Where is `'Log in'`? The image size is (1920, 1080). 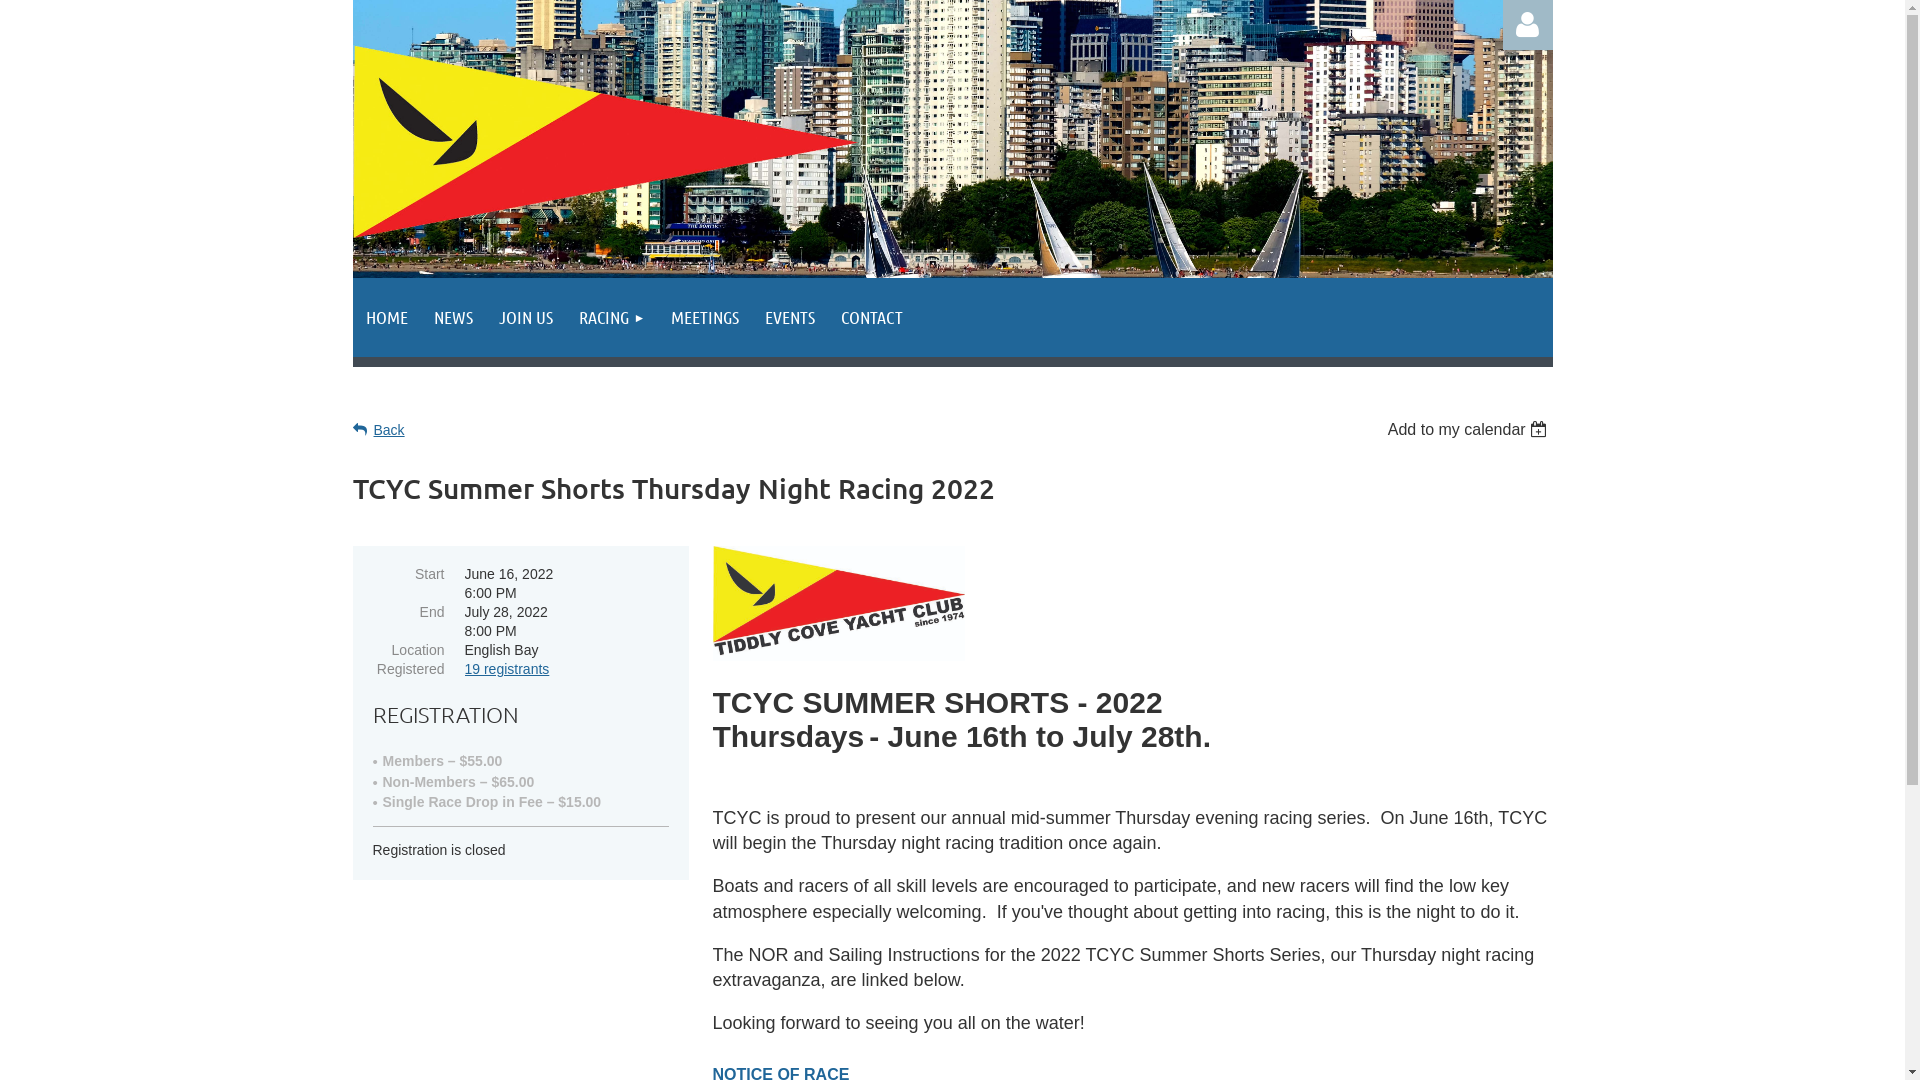 'Log in' is located at coordinates (1525, 24).